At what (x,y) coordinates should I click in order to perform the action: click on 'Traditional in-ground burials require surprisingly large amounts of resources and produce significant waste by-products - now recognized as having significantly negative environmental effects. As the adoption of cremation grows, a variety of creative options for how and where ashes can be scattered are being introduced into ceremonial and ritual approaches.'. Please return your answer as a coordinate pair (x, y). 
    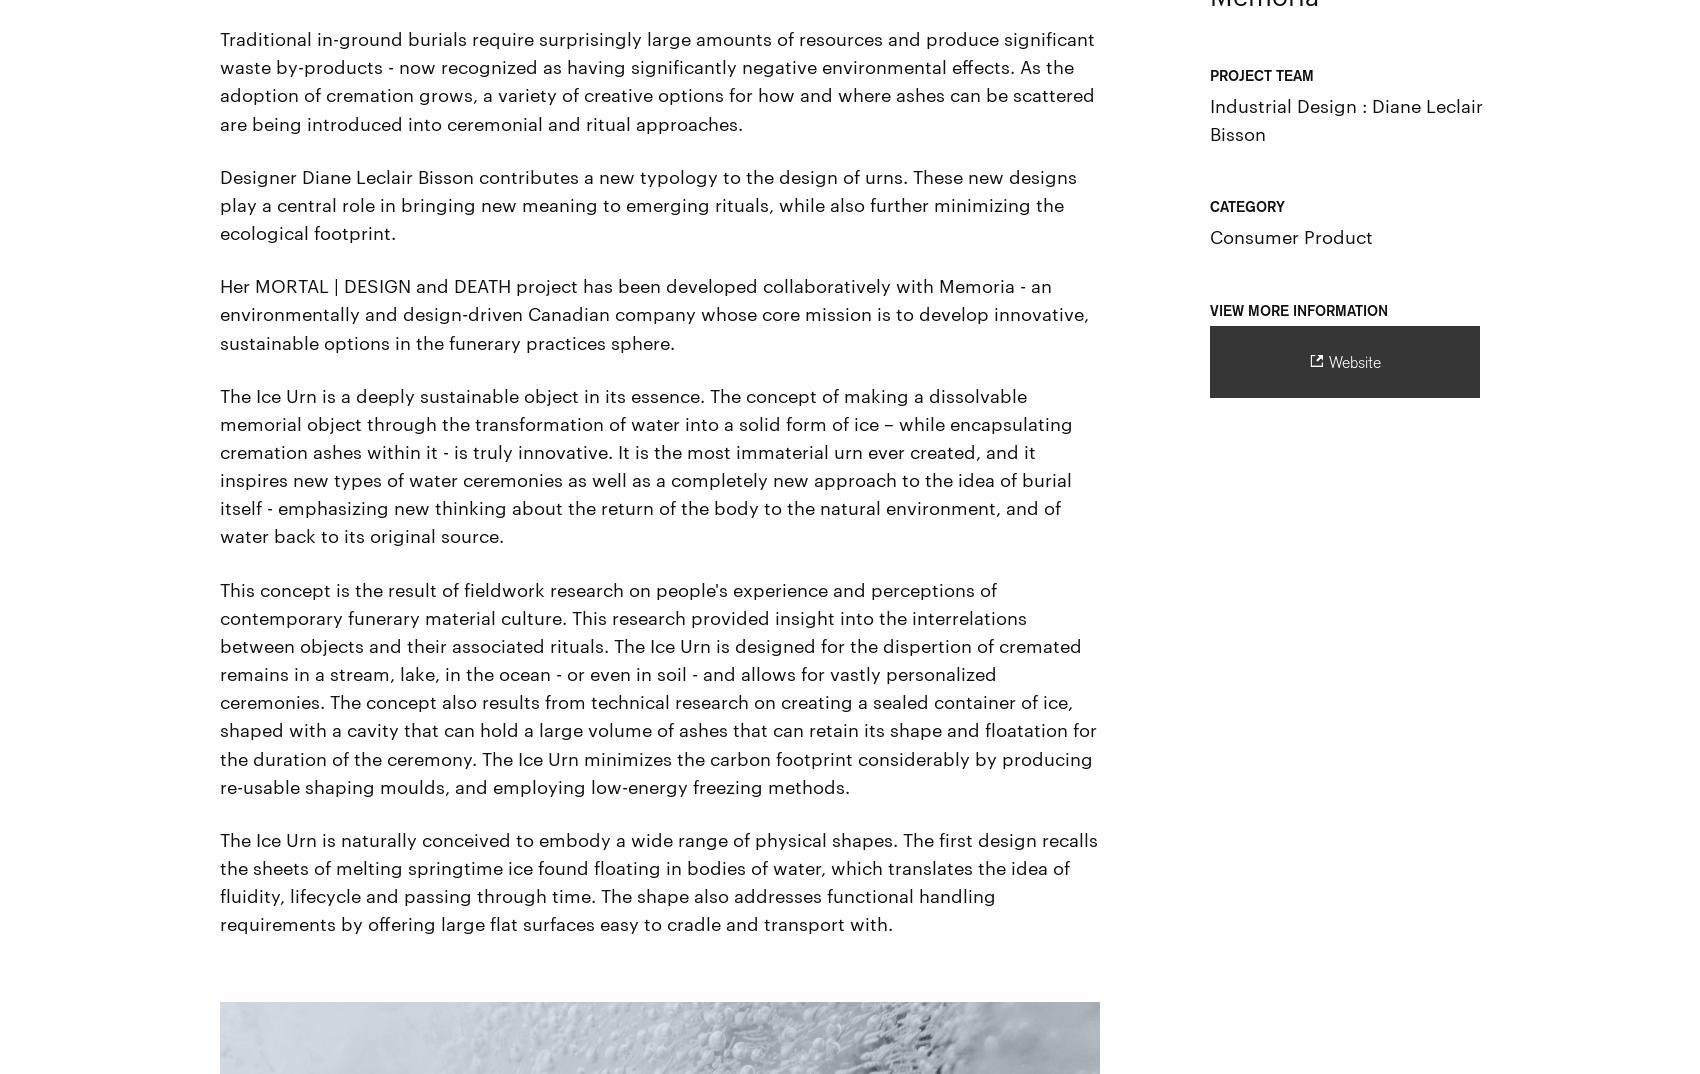
    Looking at the image, I should click on (659, 79).